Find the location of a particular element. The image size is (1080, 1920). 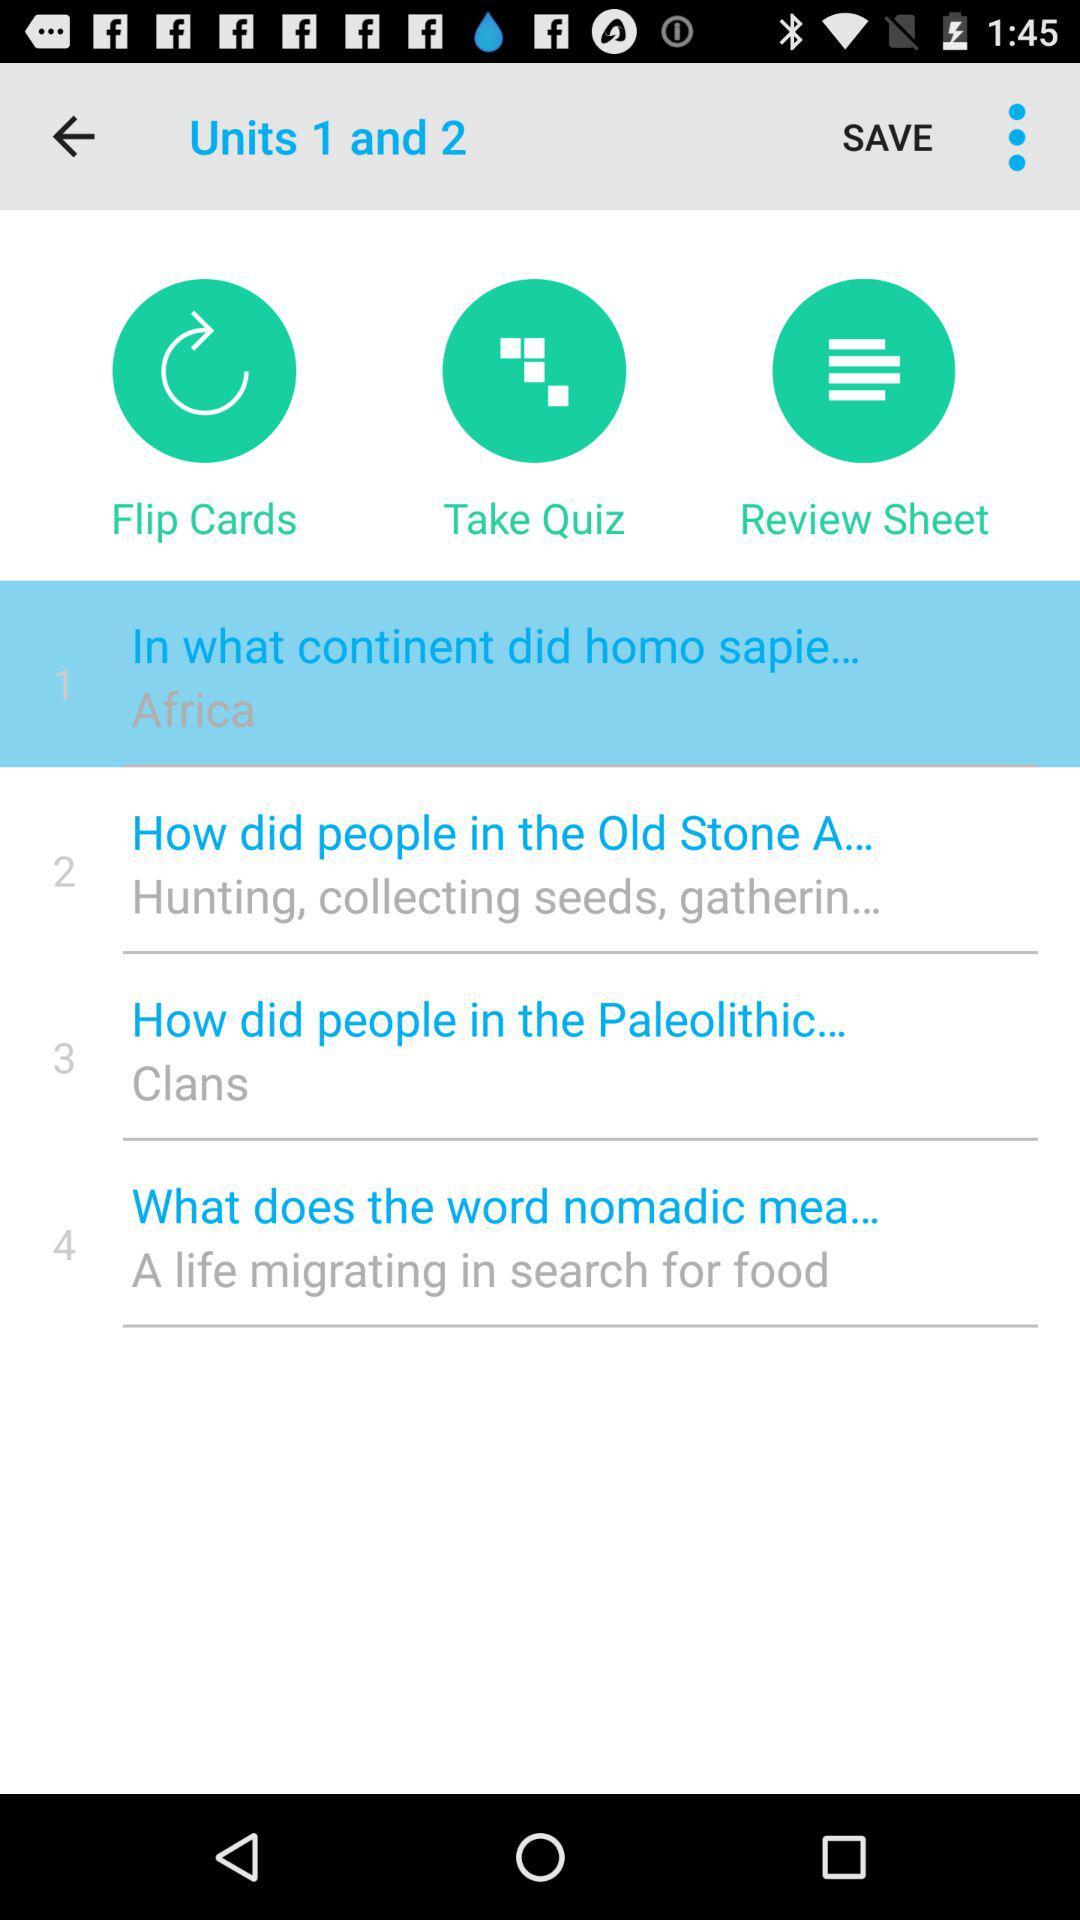

review sheet is located at coordinates (863, 370).